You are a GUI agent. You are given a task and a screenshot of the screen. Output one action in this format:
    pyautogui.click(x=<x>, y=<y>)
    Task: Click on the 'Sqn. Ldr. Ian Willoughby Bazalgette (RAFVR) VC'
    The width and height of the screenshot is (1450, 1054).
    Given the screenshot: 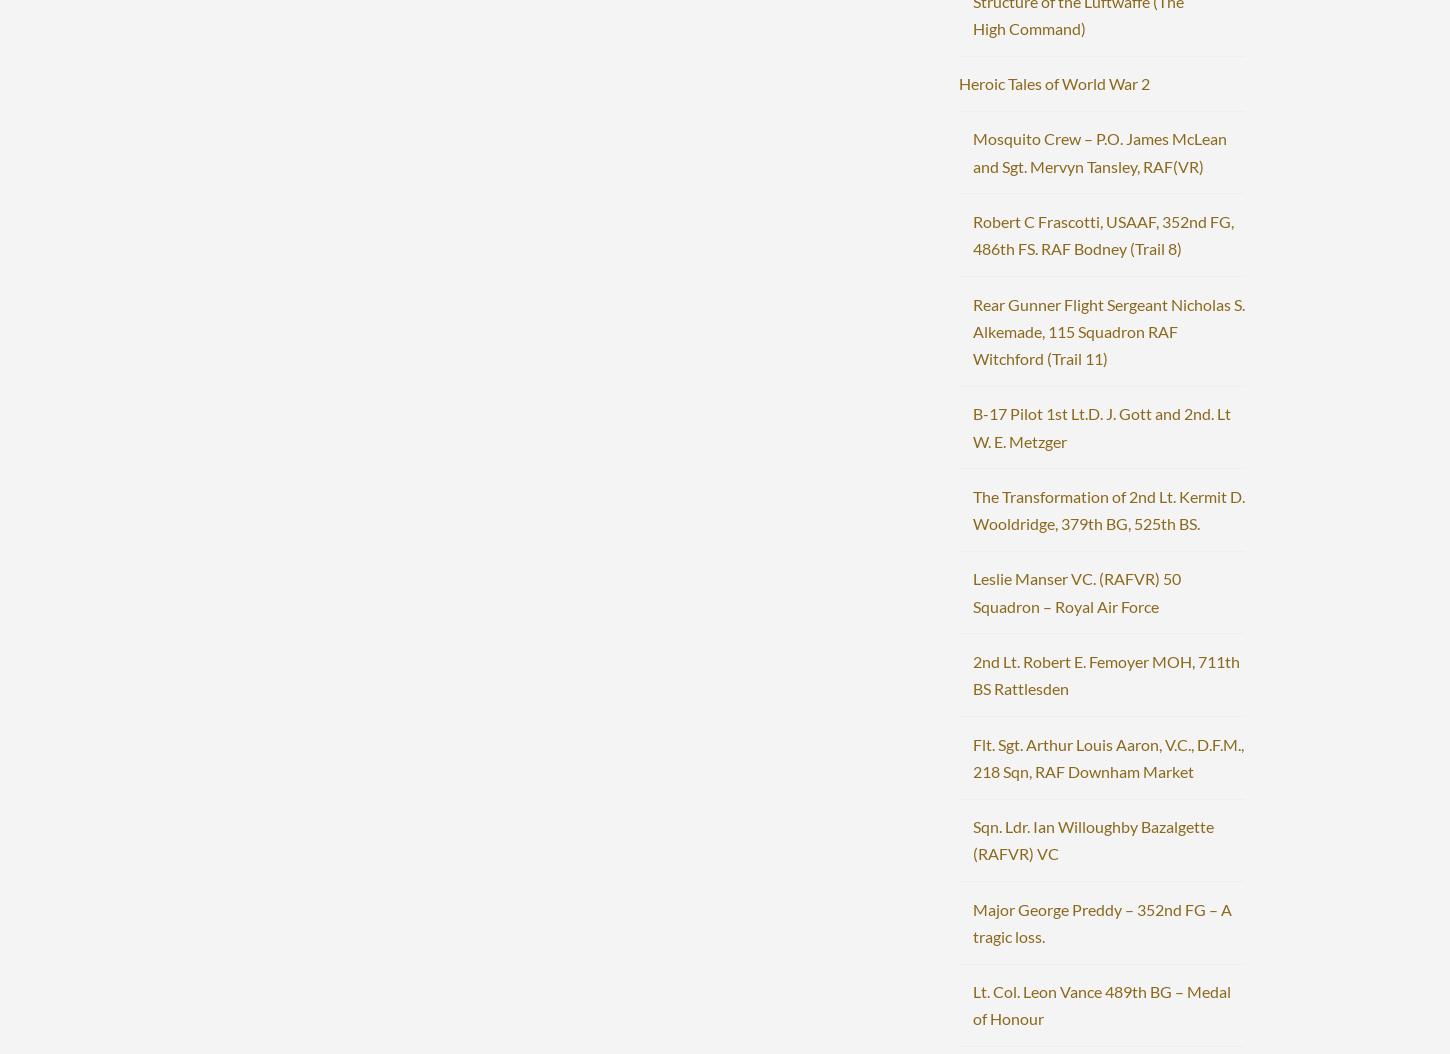 What is the action you would take?
    pyautogui.click(x=971, y=839)
    